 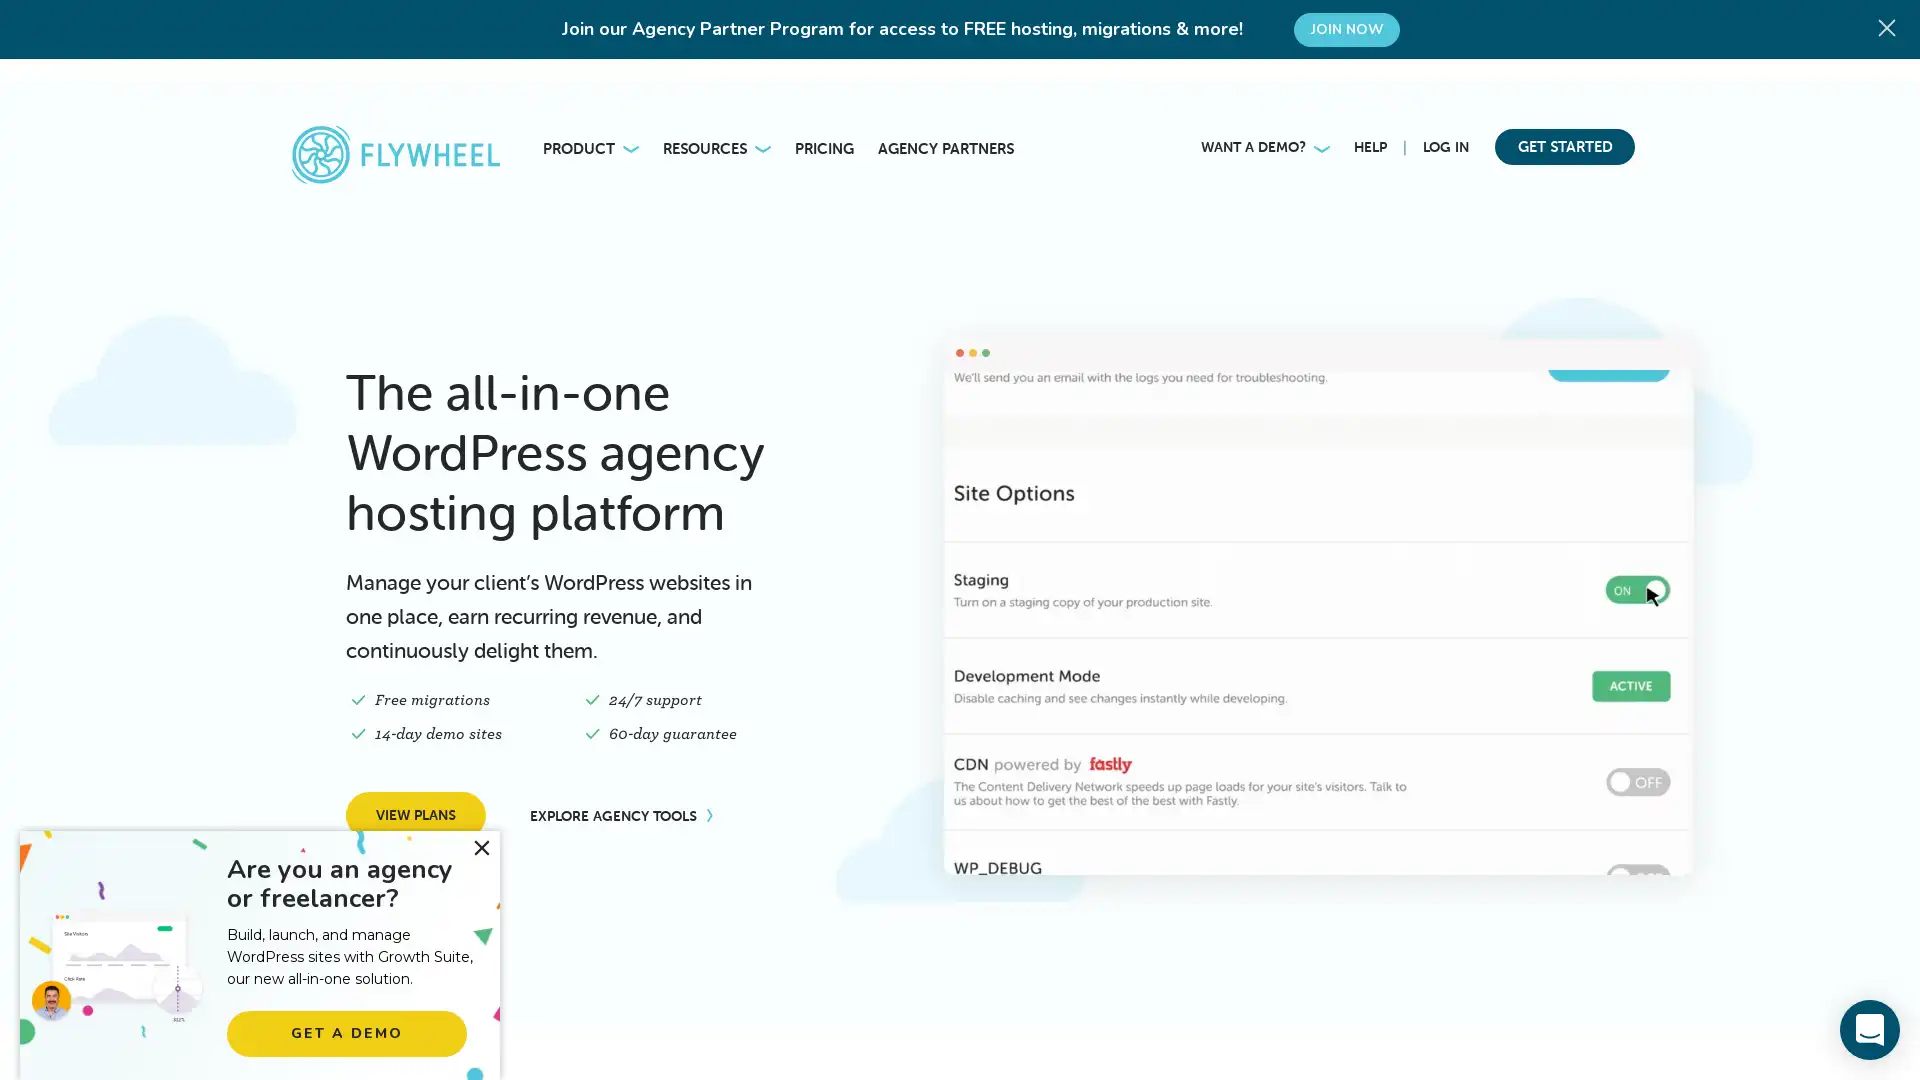 What do you see at coordinates (346, 1033) in the screenshot?
I see `GET A DEMO` at bounding box center [346, 1033].